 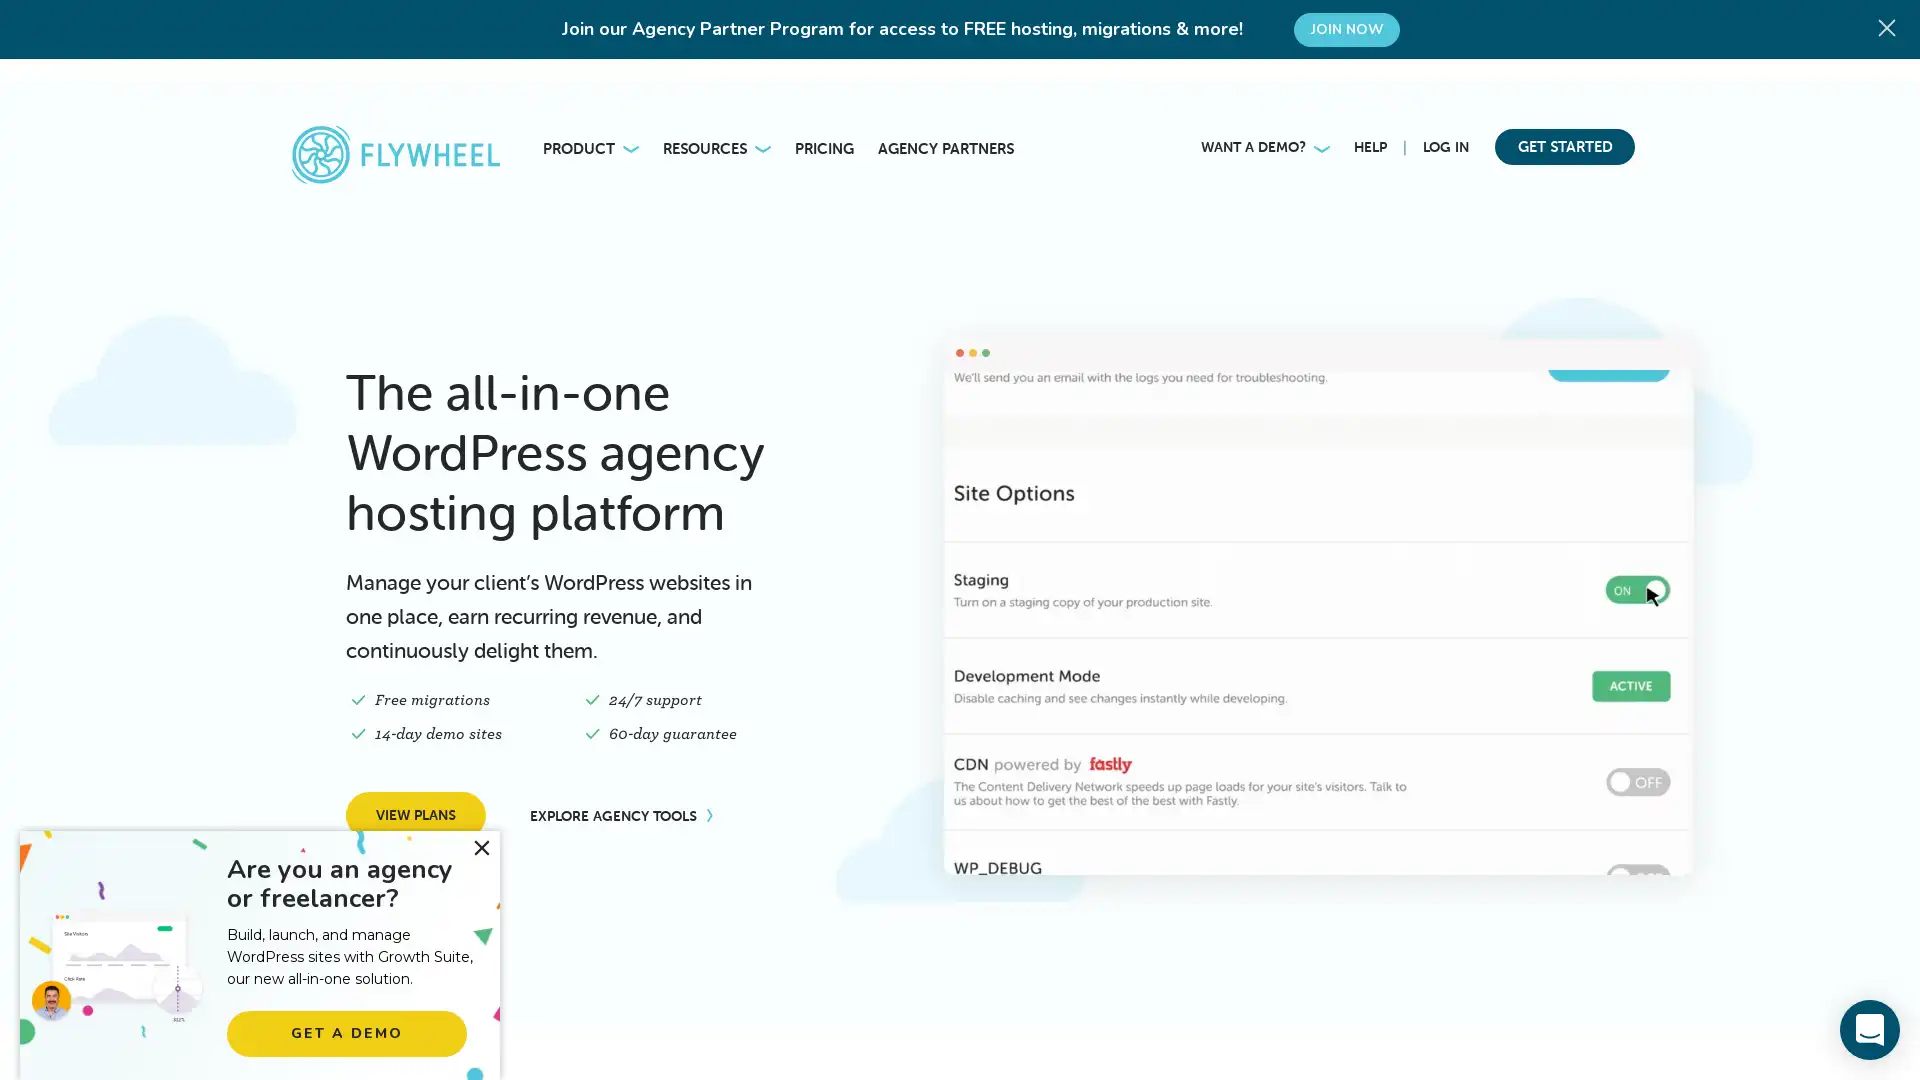 What do you see at coordinates (346, 1033) in the screenshot?
I see `GET A DEMO` at bounding box center [346, 1033].